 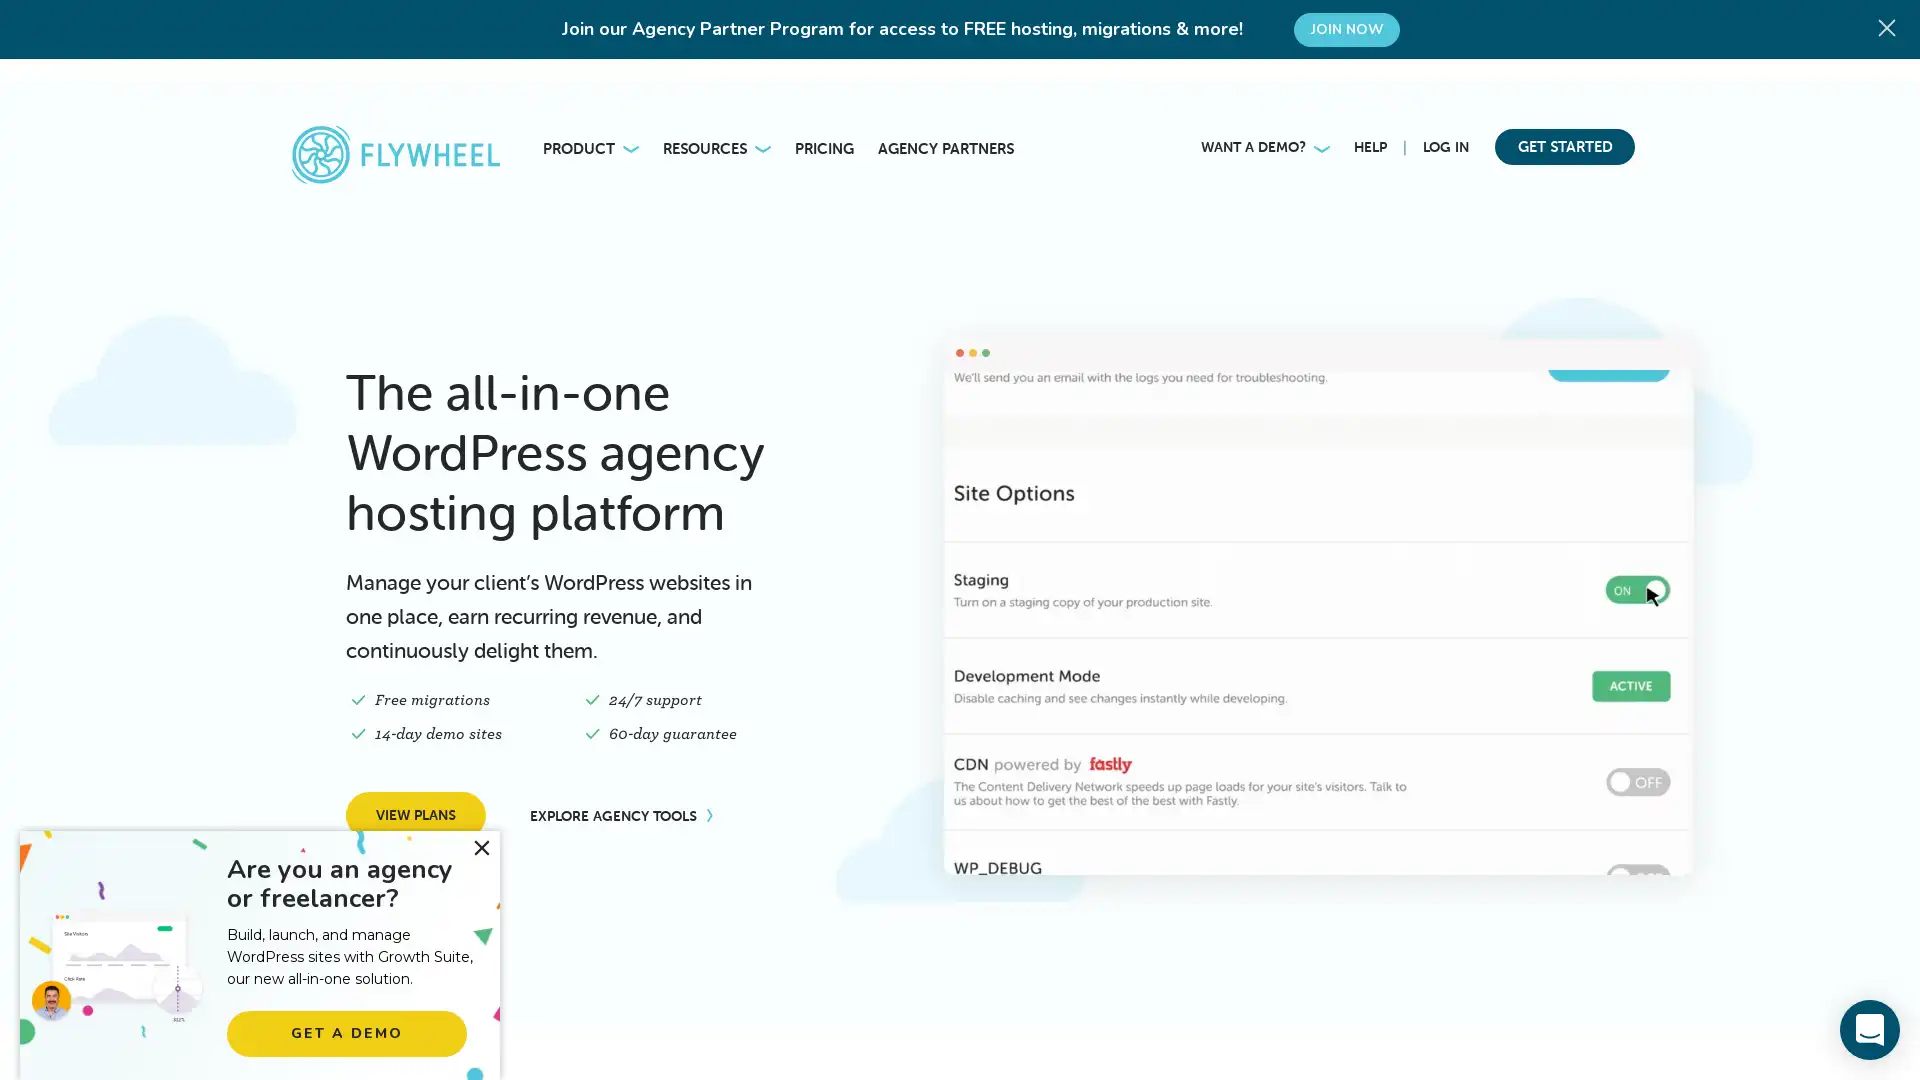 What do you see at coordinates (346, 1033) in the screenshot?
I see `GET A DEMO` at bounding box center [346, 1033].